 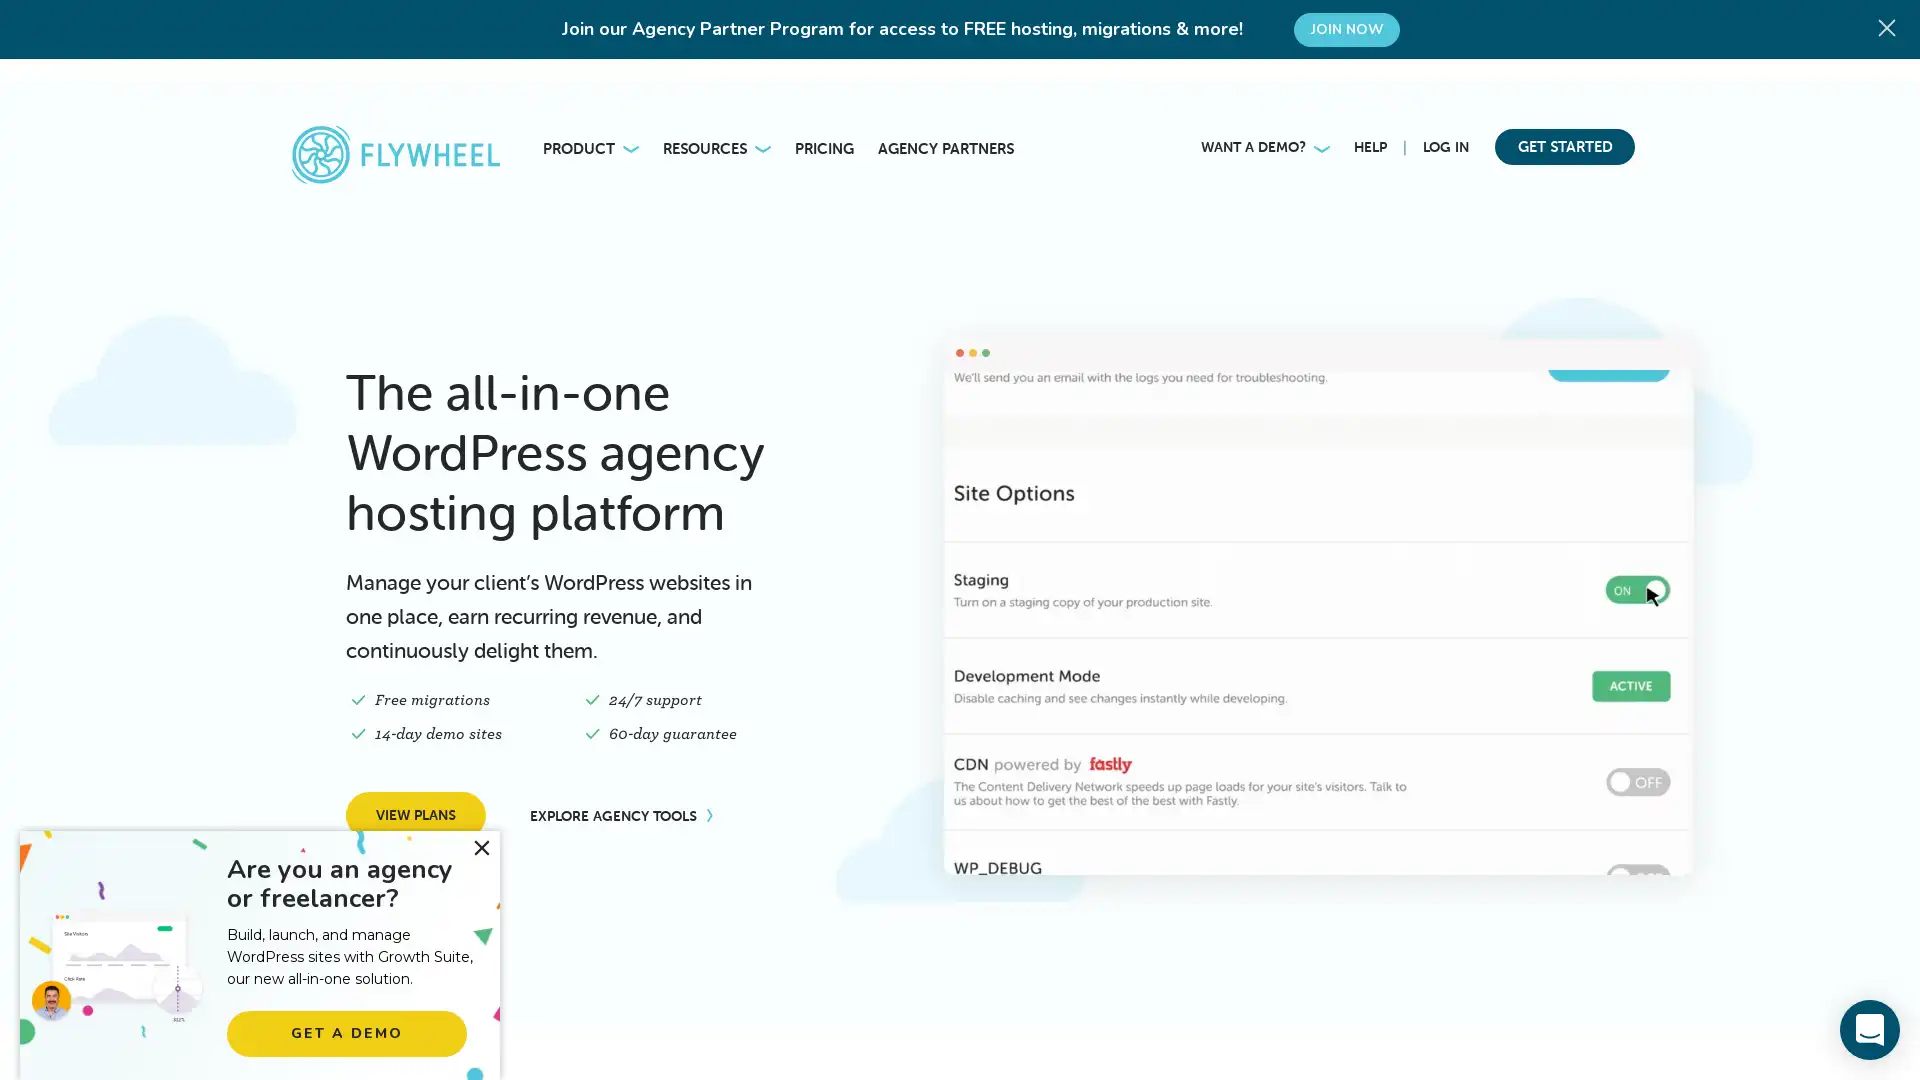 What do you see at coordinates (346, 1033) in the screenshot?
I see `GET A DEMO` at bounding box center [346, 1033].